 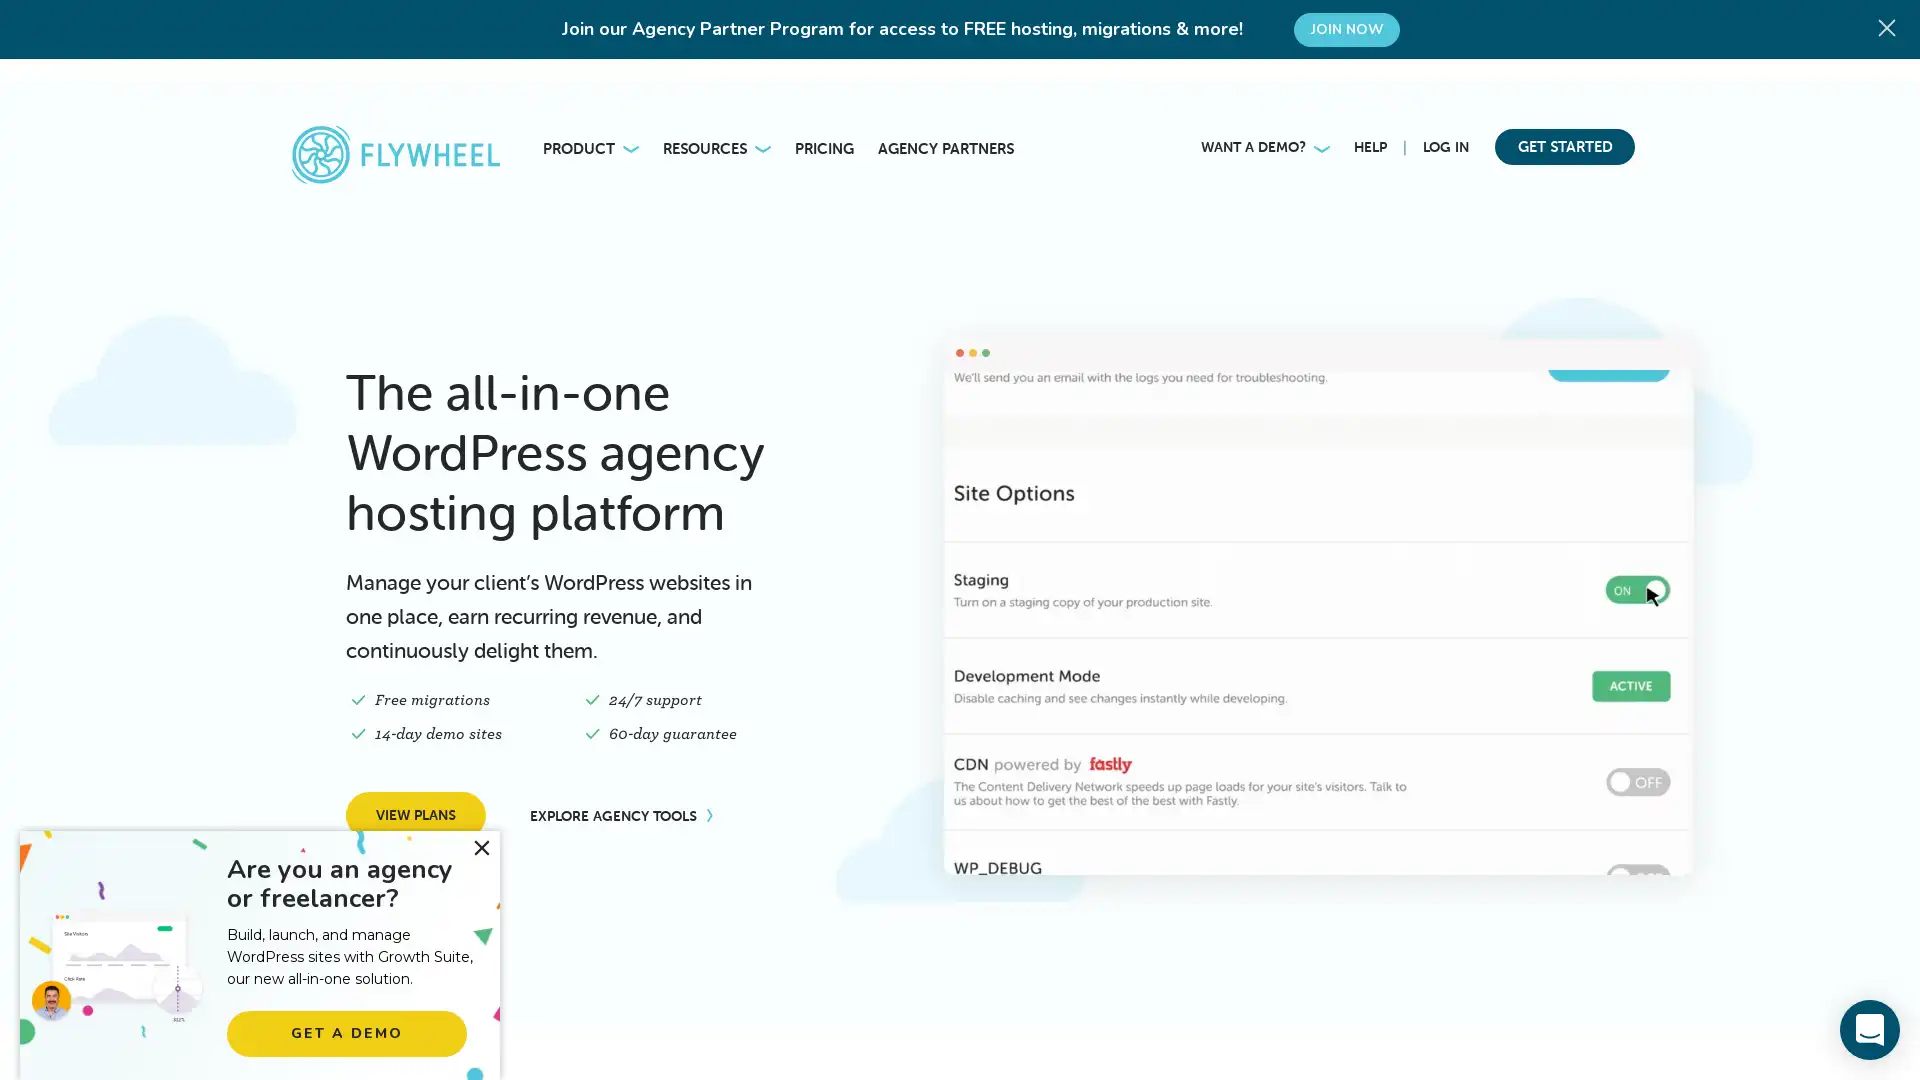 What do you see at coordinates (346, 1033) in the screenshot?
I see `GET A DEMO` at bounding box center [346, 1033].